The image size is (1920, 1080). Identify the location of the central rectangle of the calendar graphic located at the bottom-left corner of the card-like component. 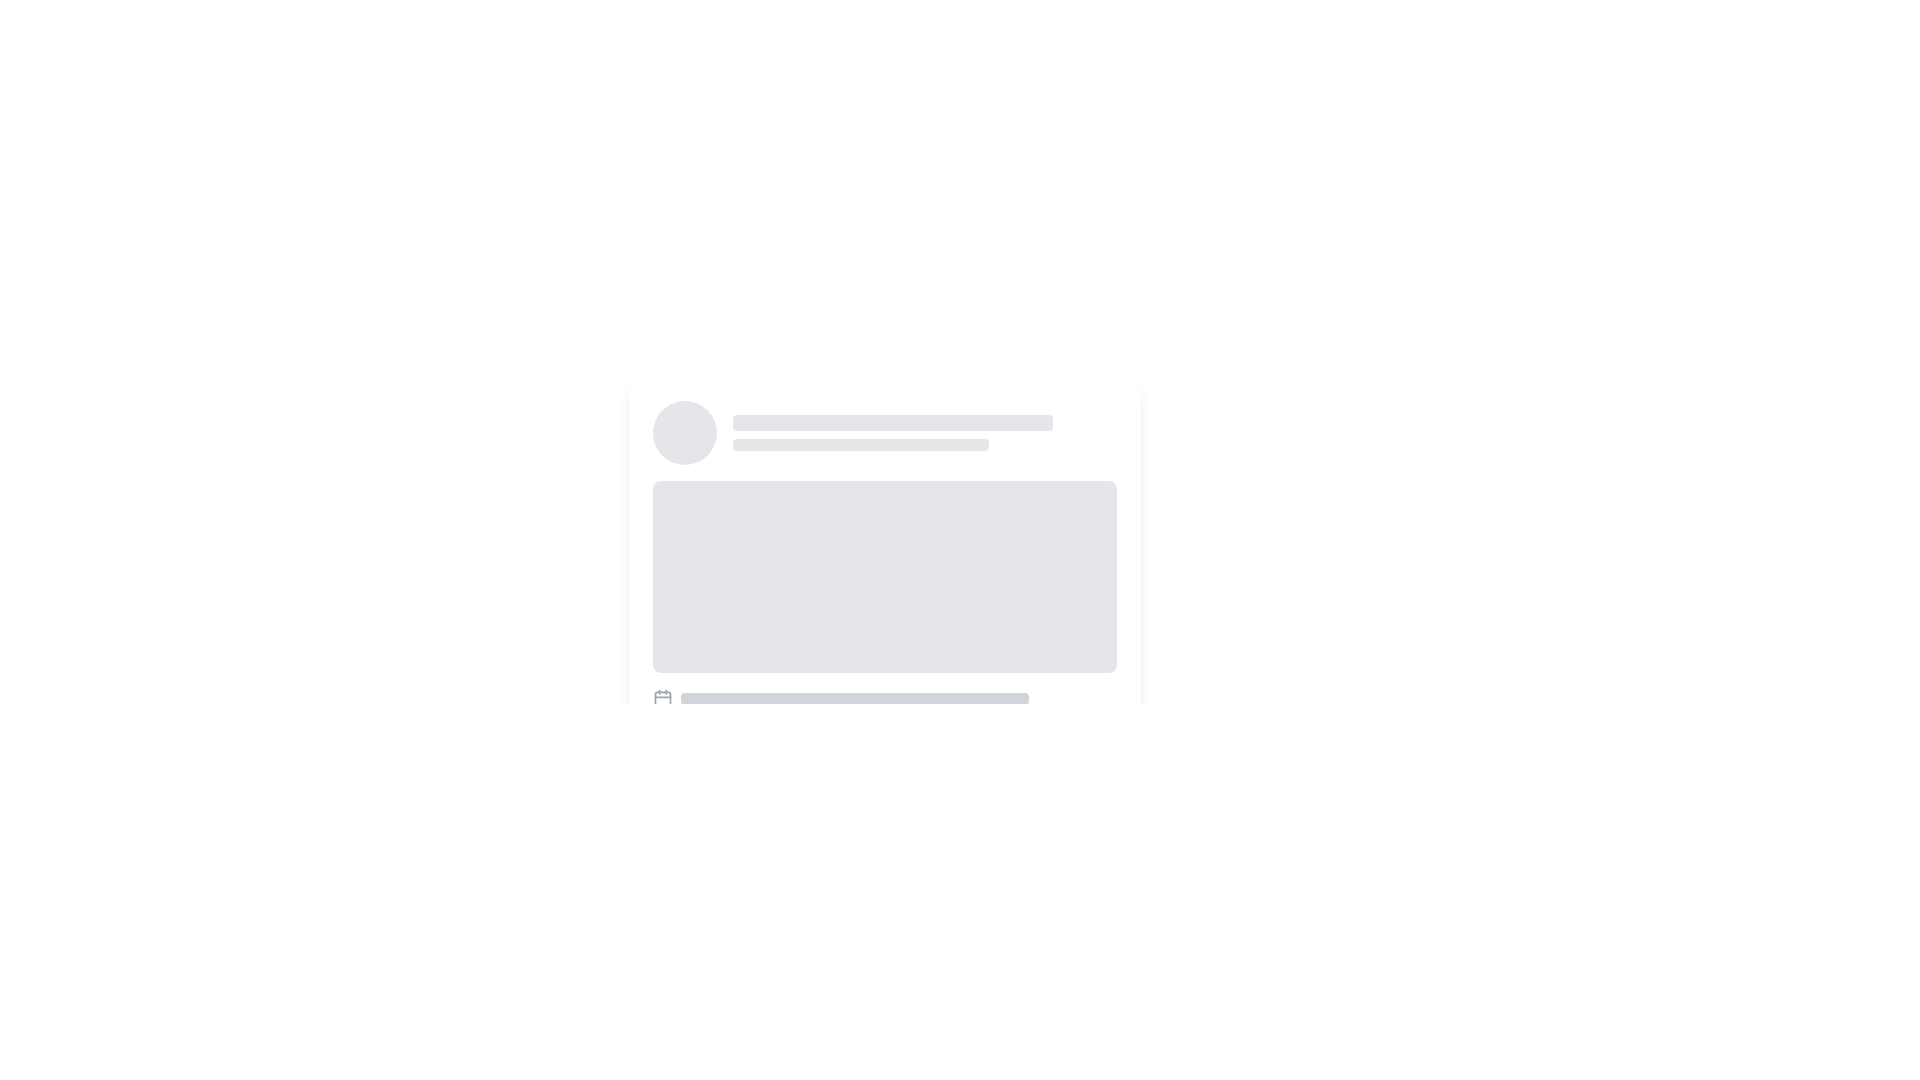
(662, 698).